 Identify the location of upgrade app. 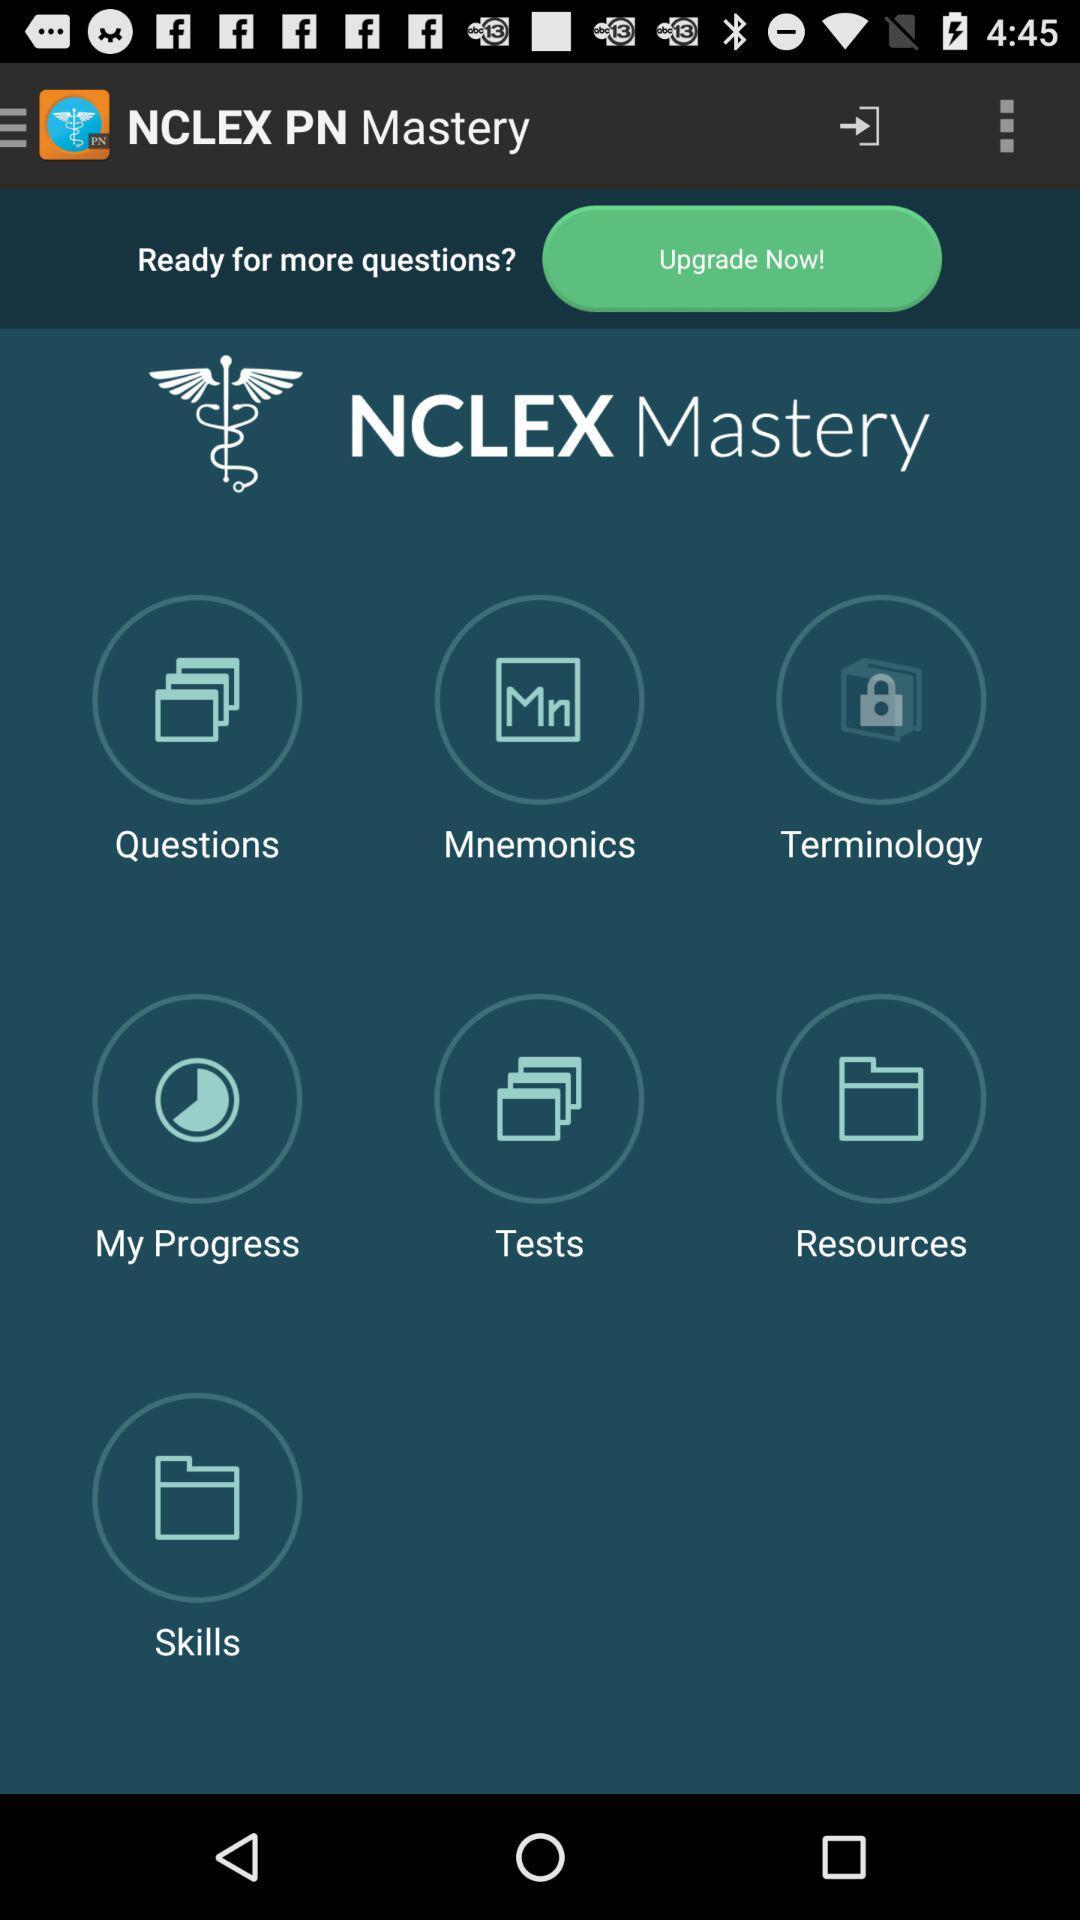
(742, 257).